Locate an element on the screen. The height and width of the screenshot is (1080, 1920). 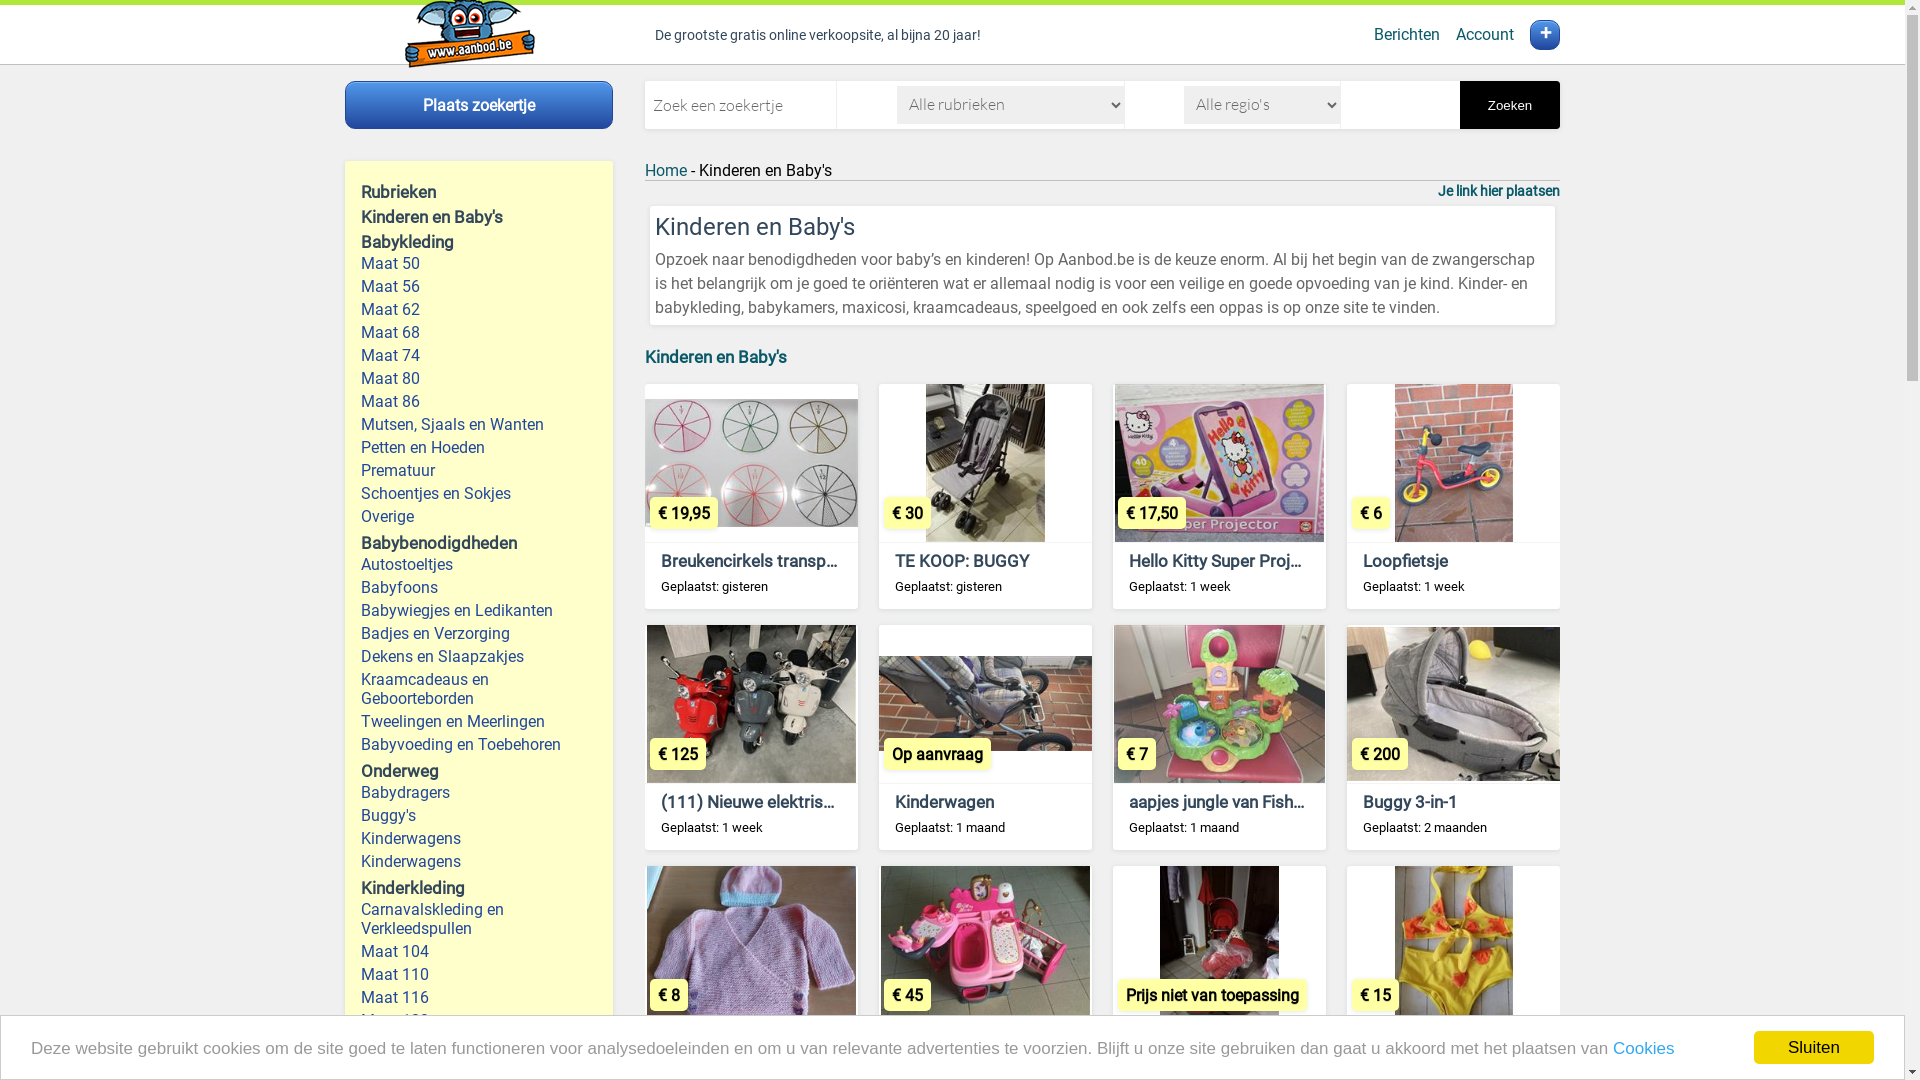
'Loopfietsje' is located at coordinates (1404, 559).